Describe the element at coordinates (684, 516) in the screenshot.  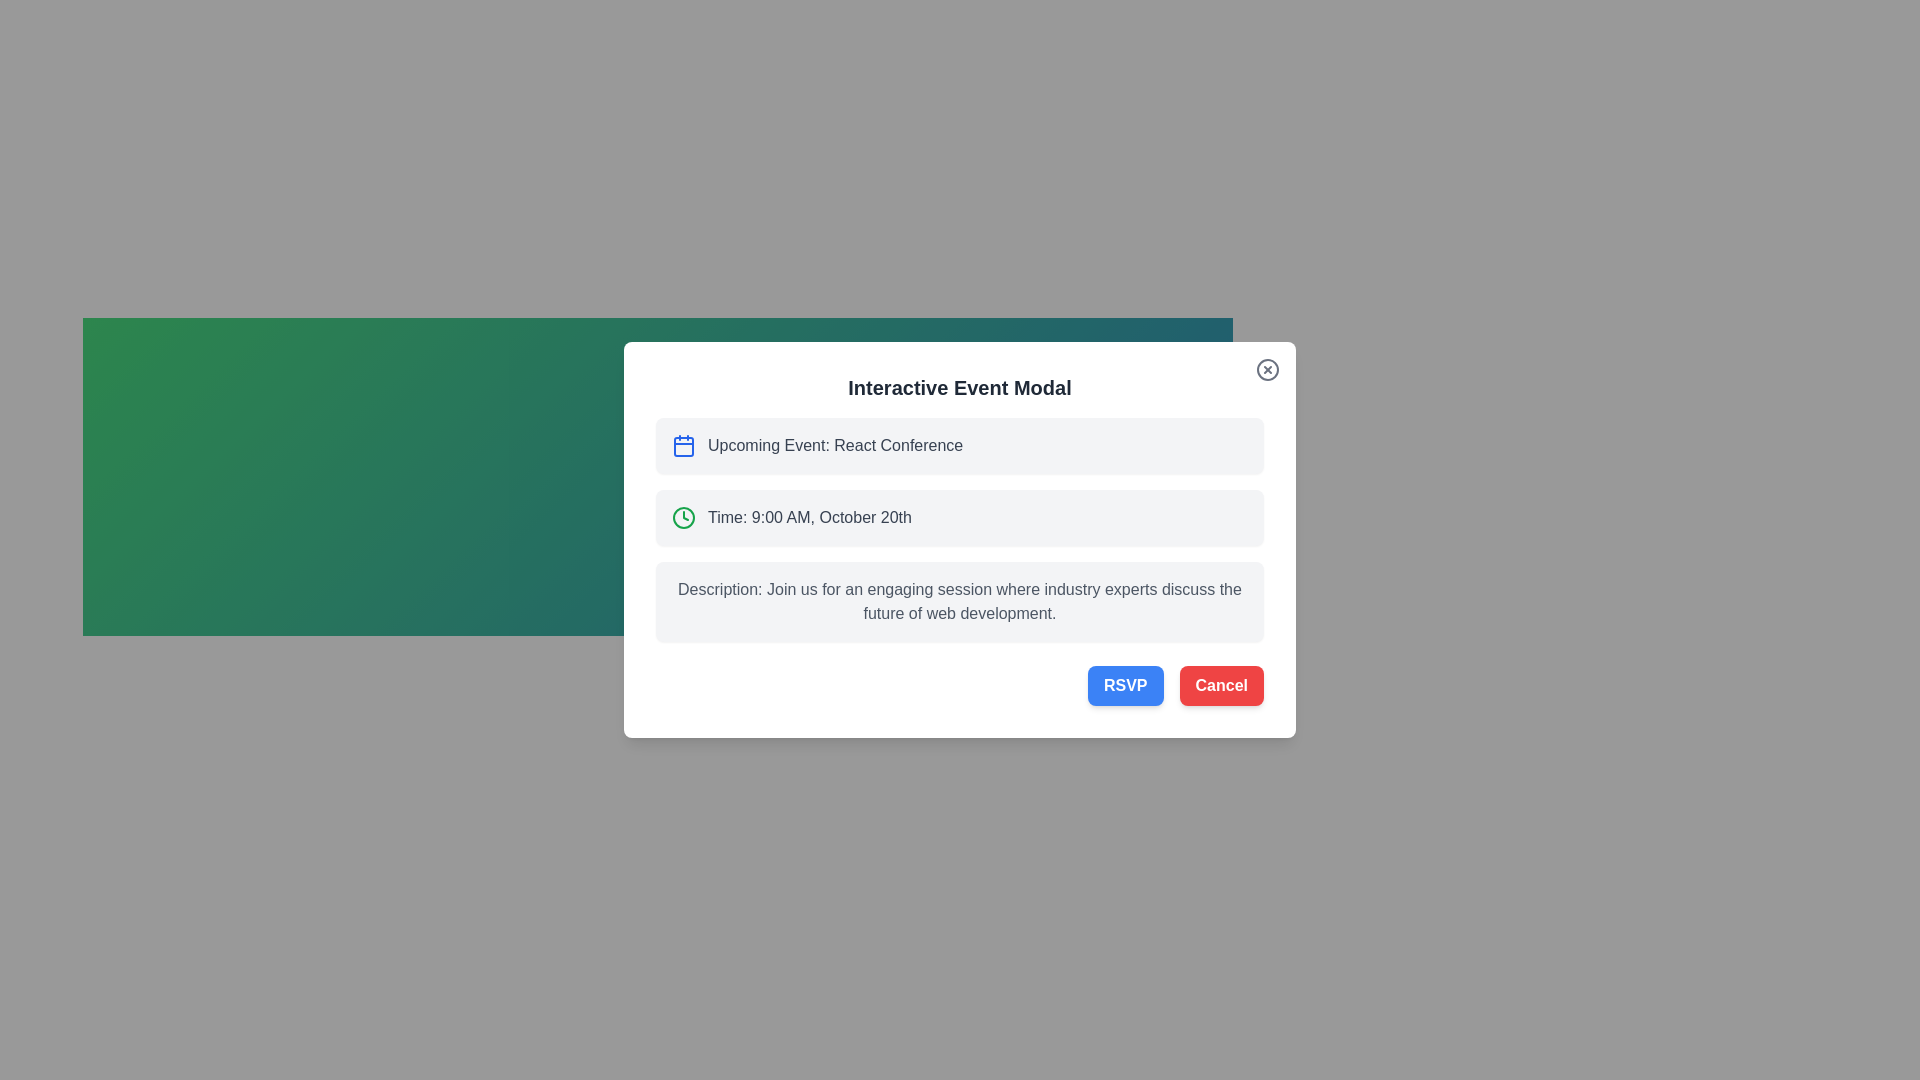
I see `the time icon located to the left of the text 'Time: 9:00 AM, October 20th' in the 'Interactive Event Modal' panel` at that location.